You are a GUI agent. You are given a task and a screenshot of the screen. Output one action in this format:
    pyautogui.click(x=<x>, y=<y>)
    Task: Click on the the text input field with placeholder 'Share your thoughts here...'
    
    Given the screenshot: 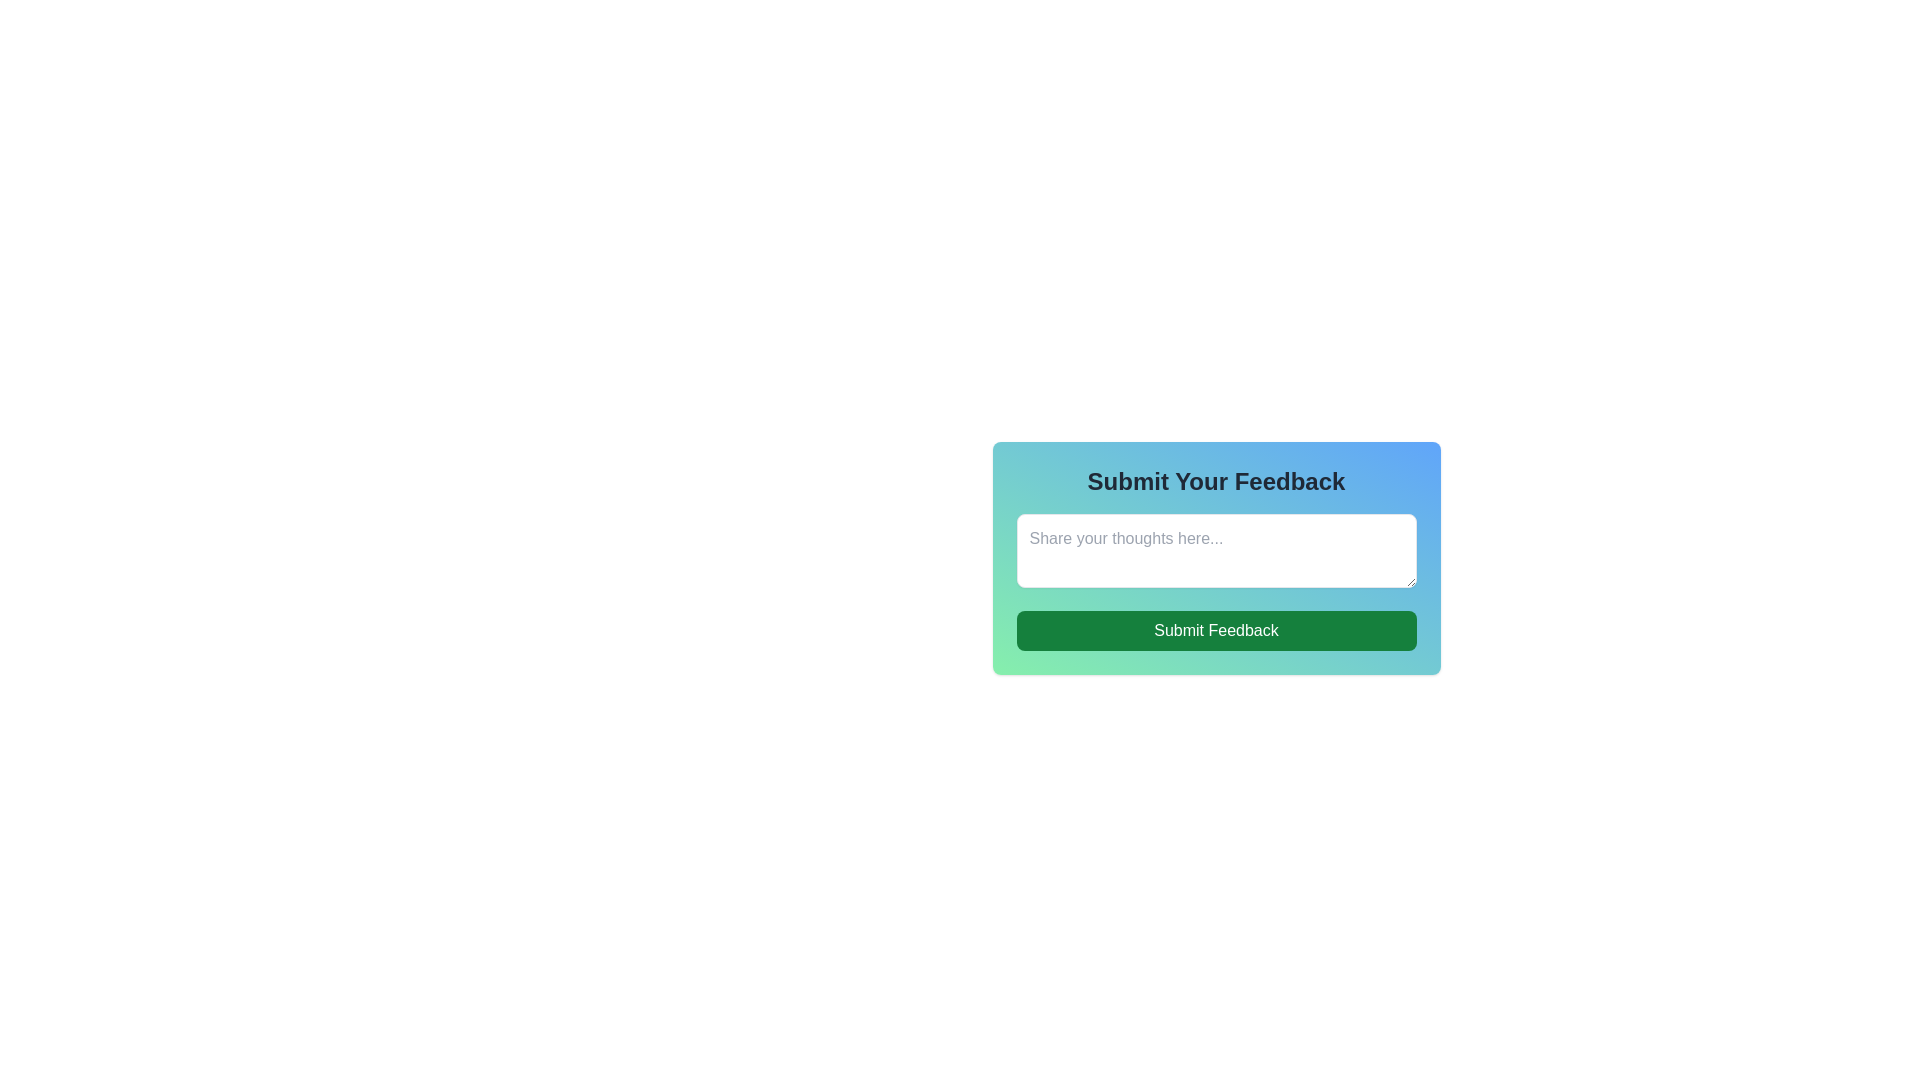 What is the action you would take?
    pyautogui.click(x=1215, y=551)
    